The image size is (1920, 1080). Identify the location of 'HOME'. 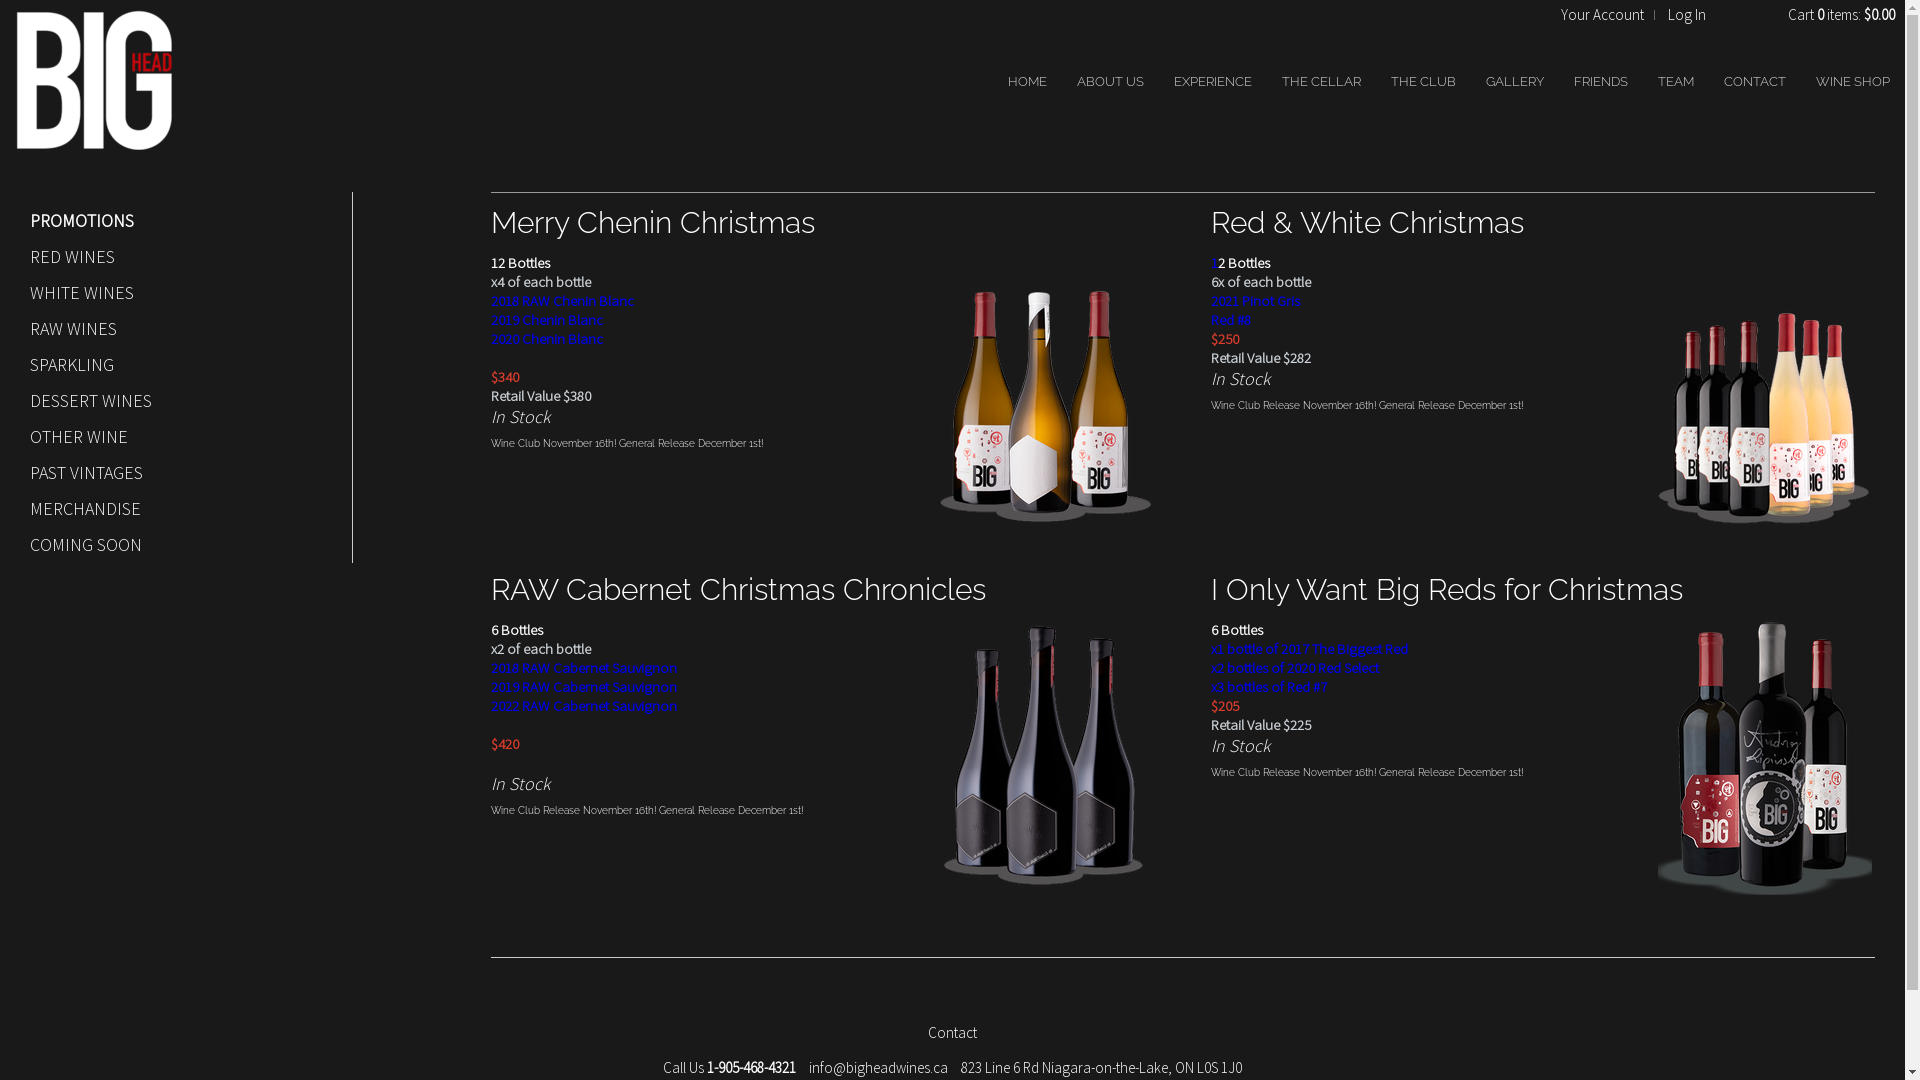
(1027, 80).